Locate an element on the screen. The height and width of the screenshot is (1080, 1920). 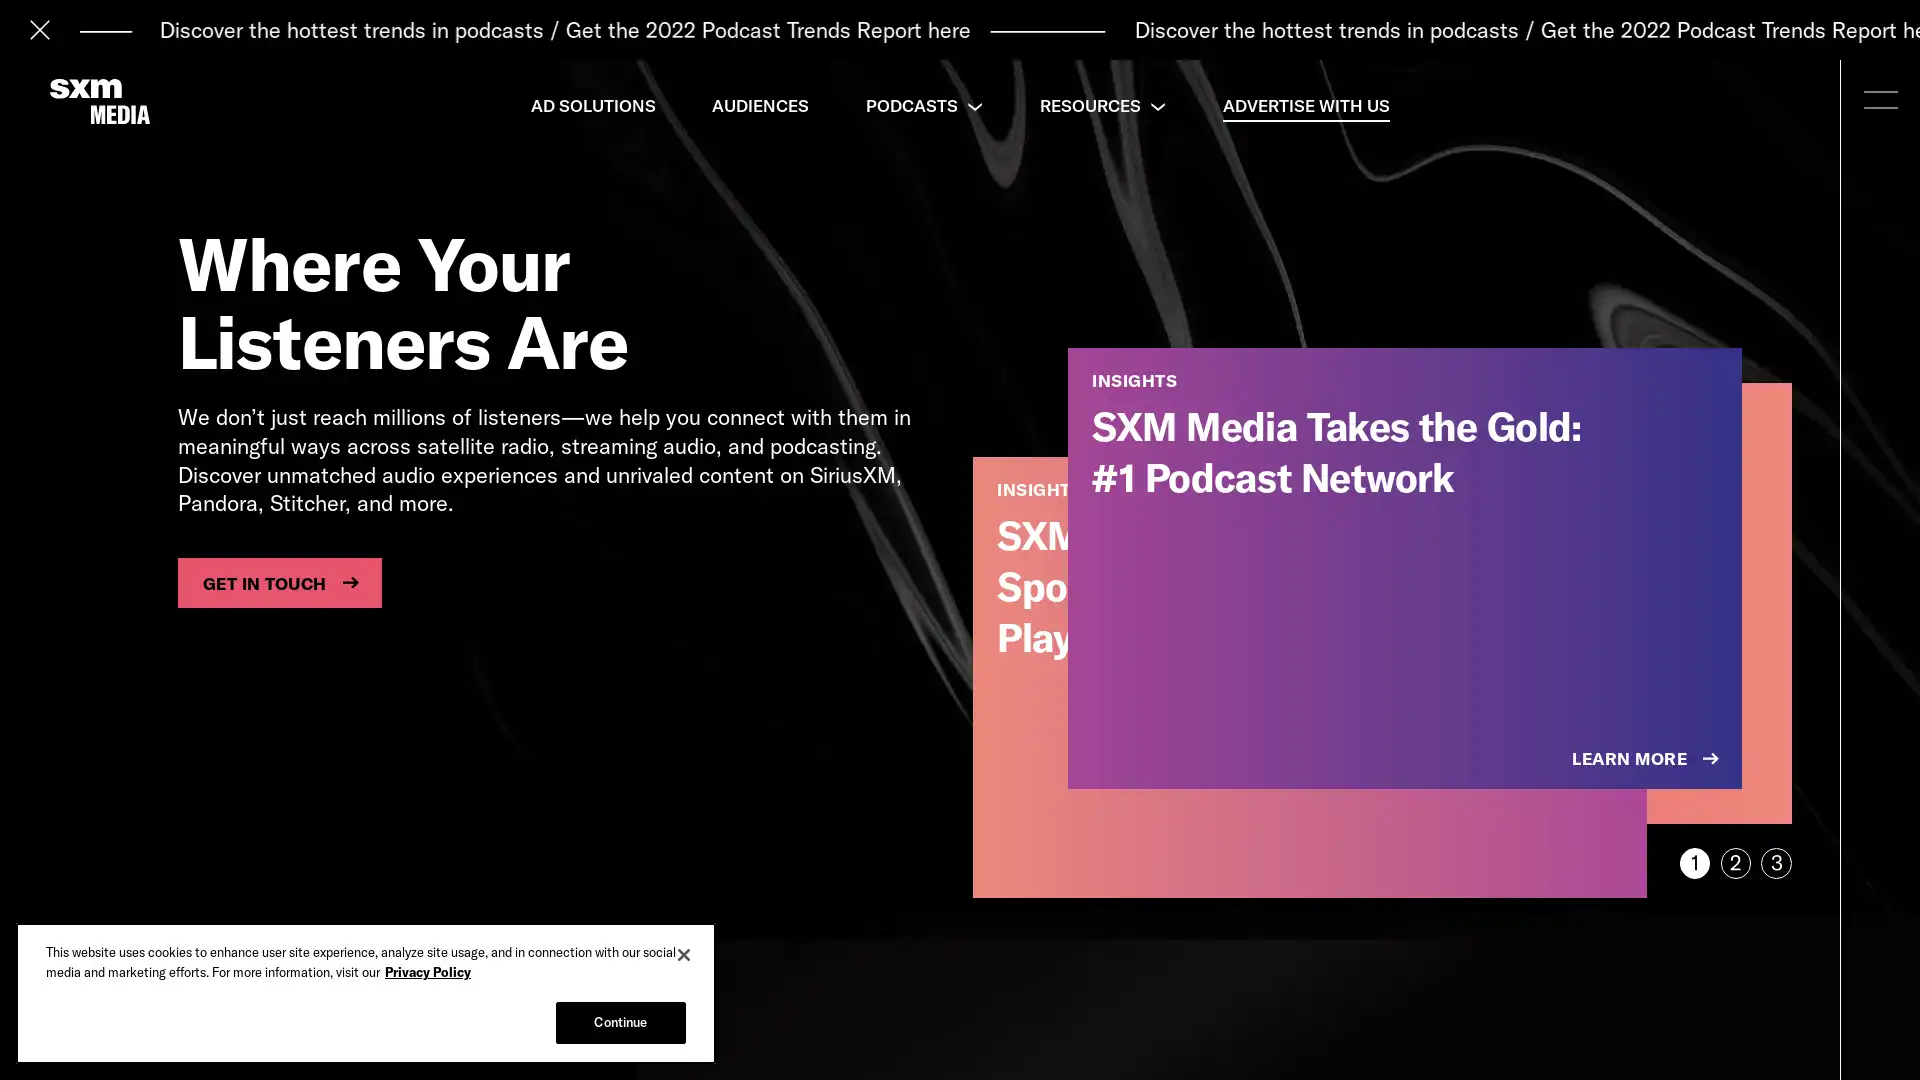
GET IN TOUCH is located at coordinates (278, 582).